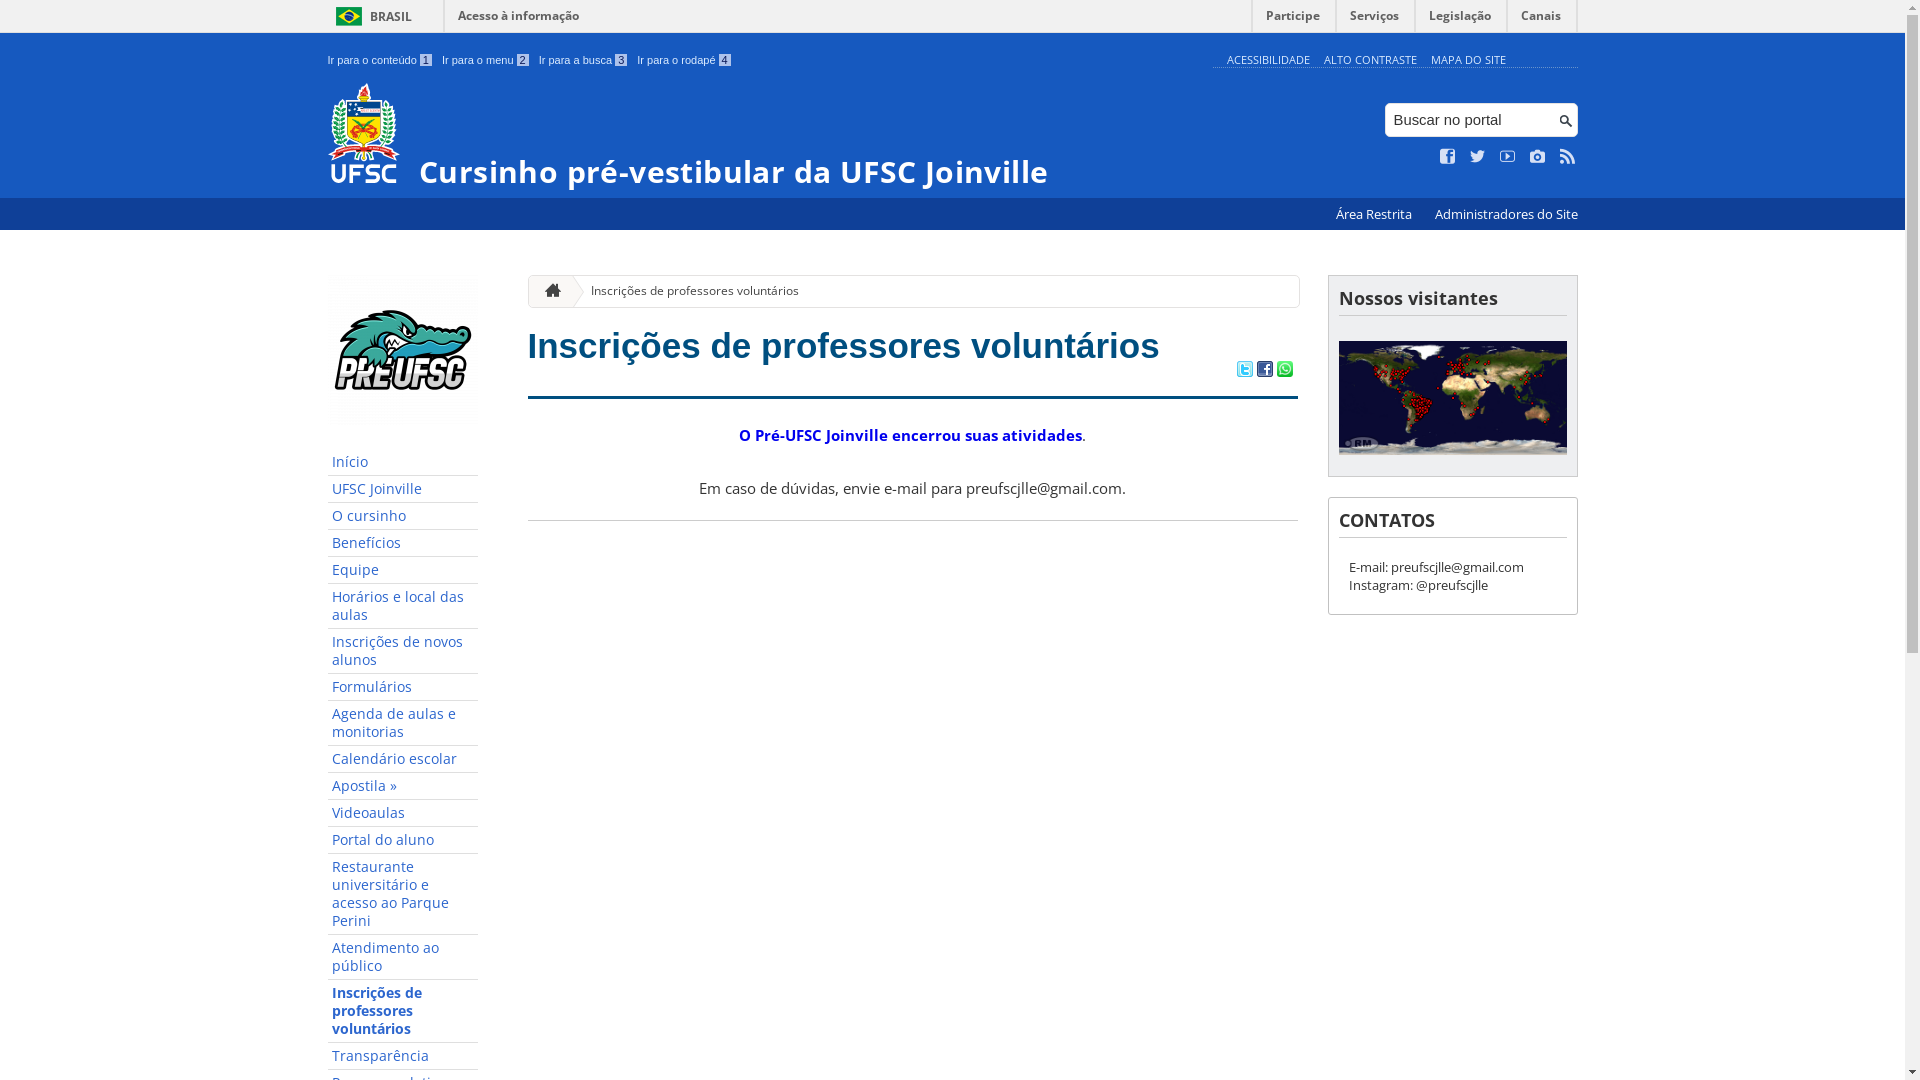 This screenshot has width=1920, height=1080. What do you see at coordinates (1448, 156) in the screenshot?
I see `'Curta no Facebook'` at bounding box center [1448, 156].